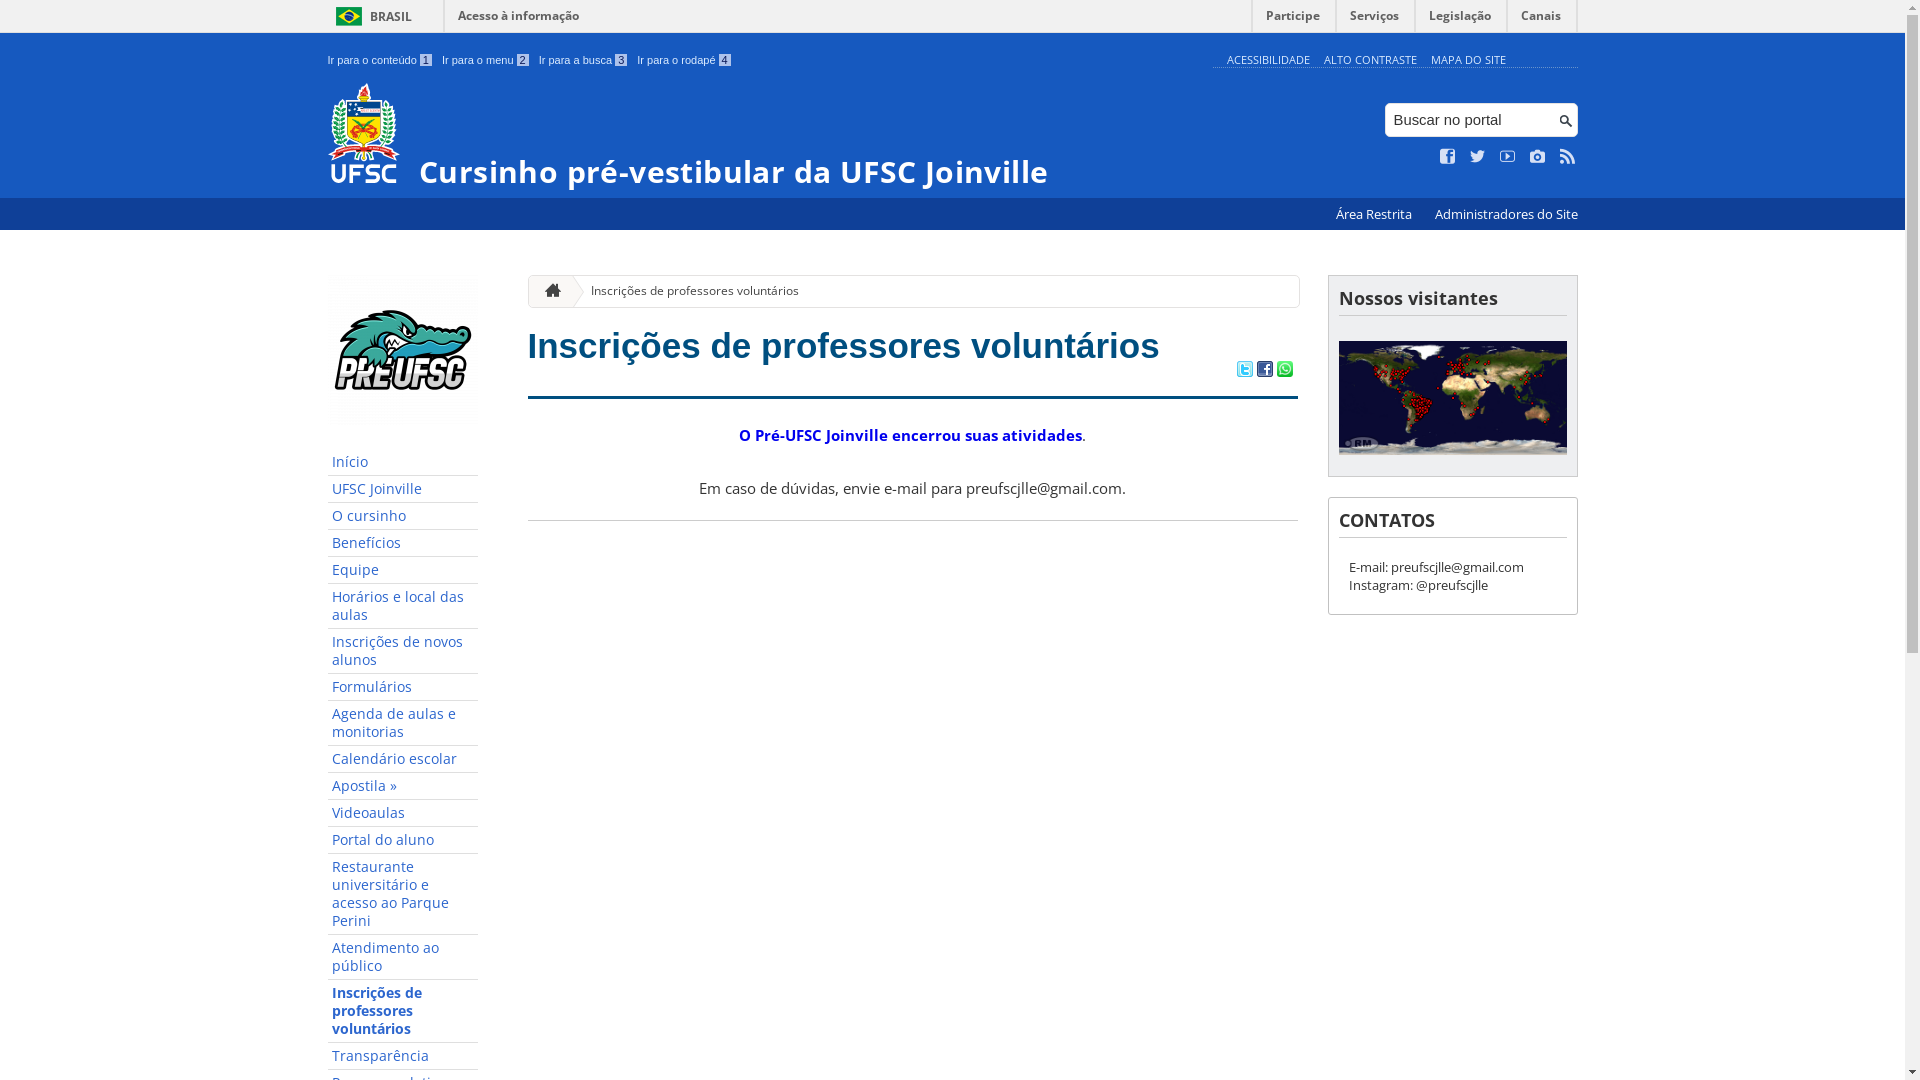 This screenshot has width=1920, height=1080. What do you see at coordinates (1448, 156) in the screenshot?
I see `'Curta no Facebook'` at bounding box center [1448, 156].